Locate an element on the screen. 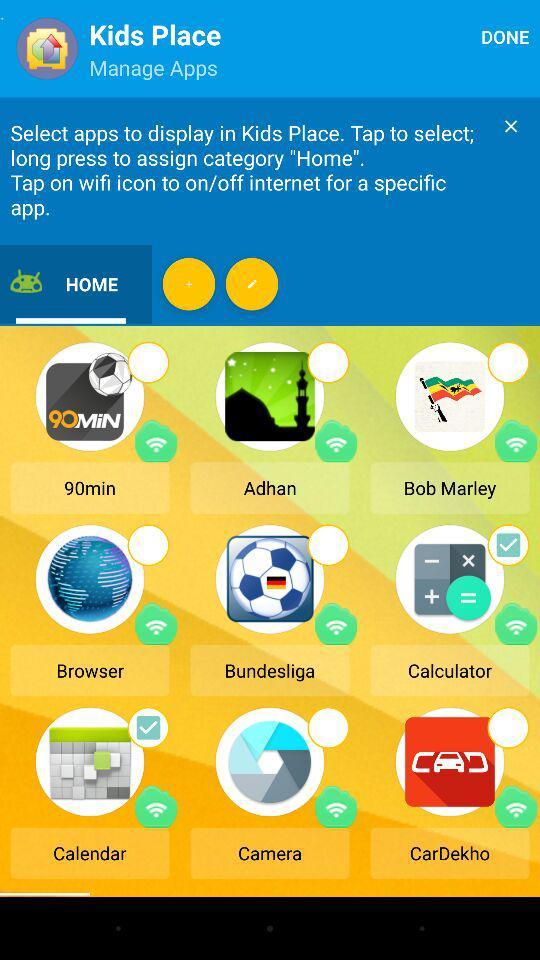  the icon beside kids place is located at coordinates (47, 47).